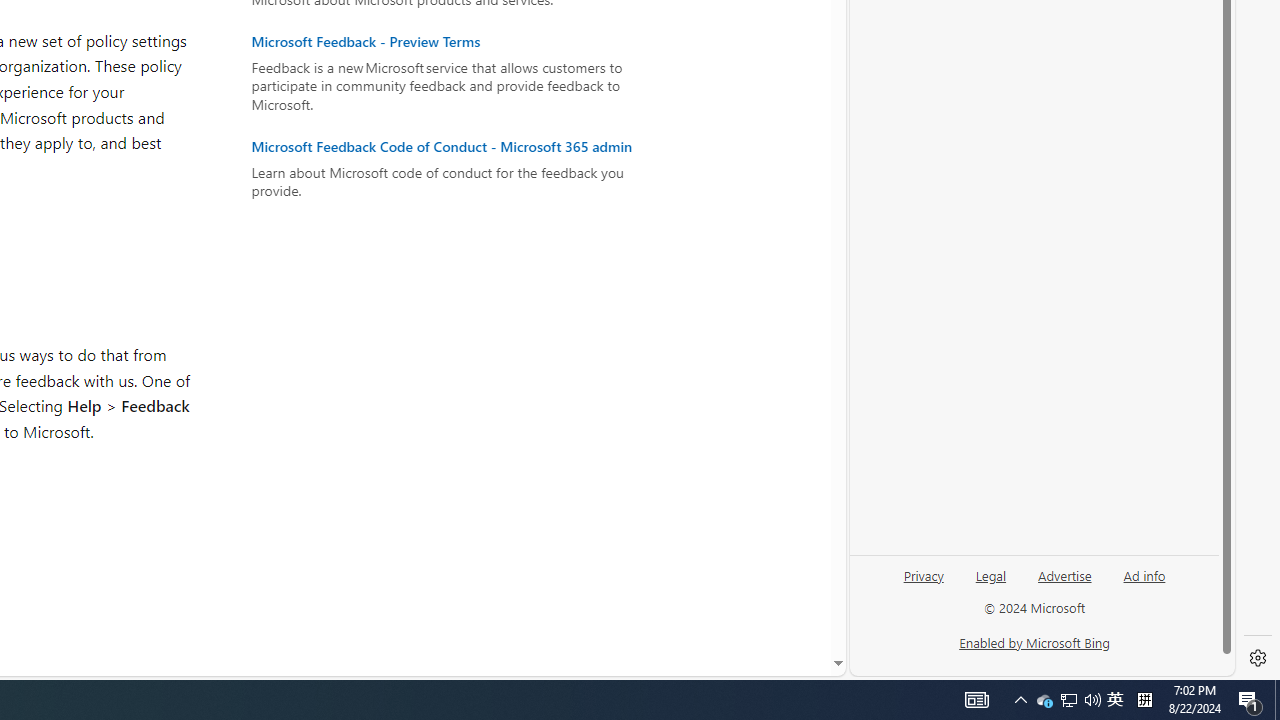 Image resolution: width=1280 pixels, height=720 pixels. I want to click on 'Advertise', so click(1063, 583).